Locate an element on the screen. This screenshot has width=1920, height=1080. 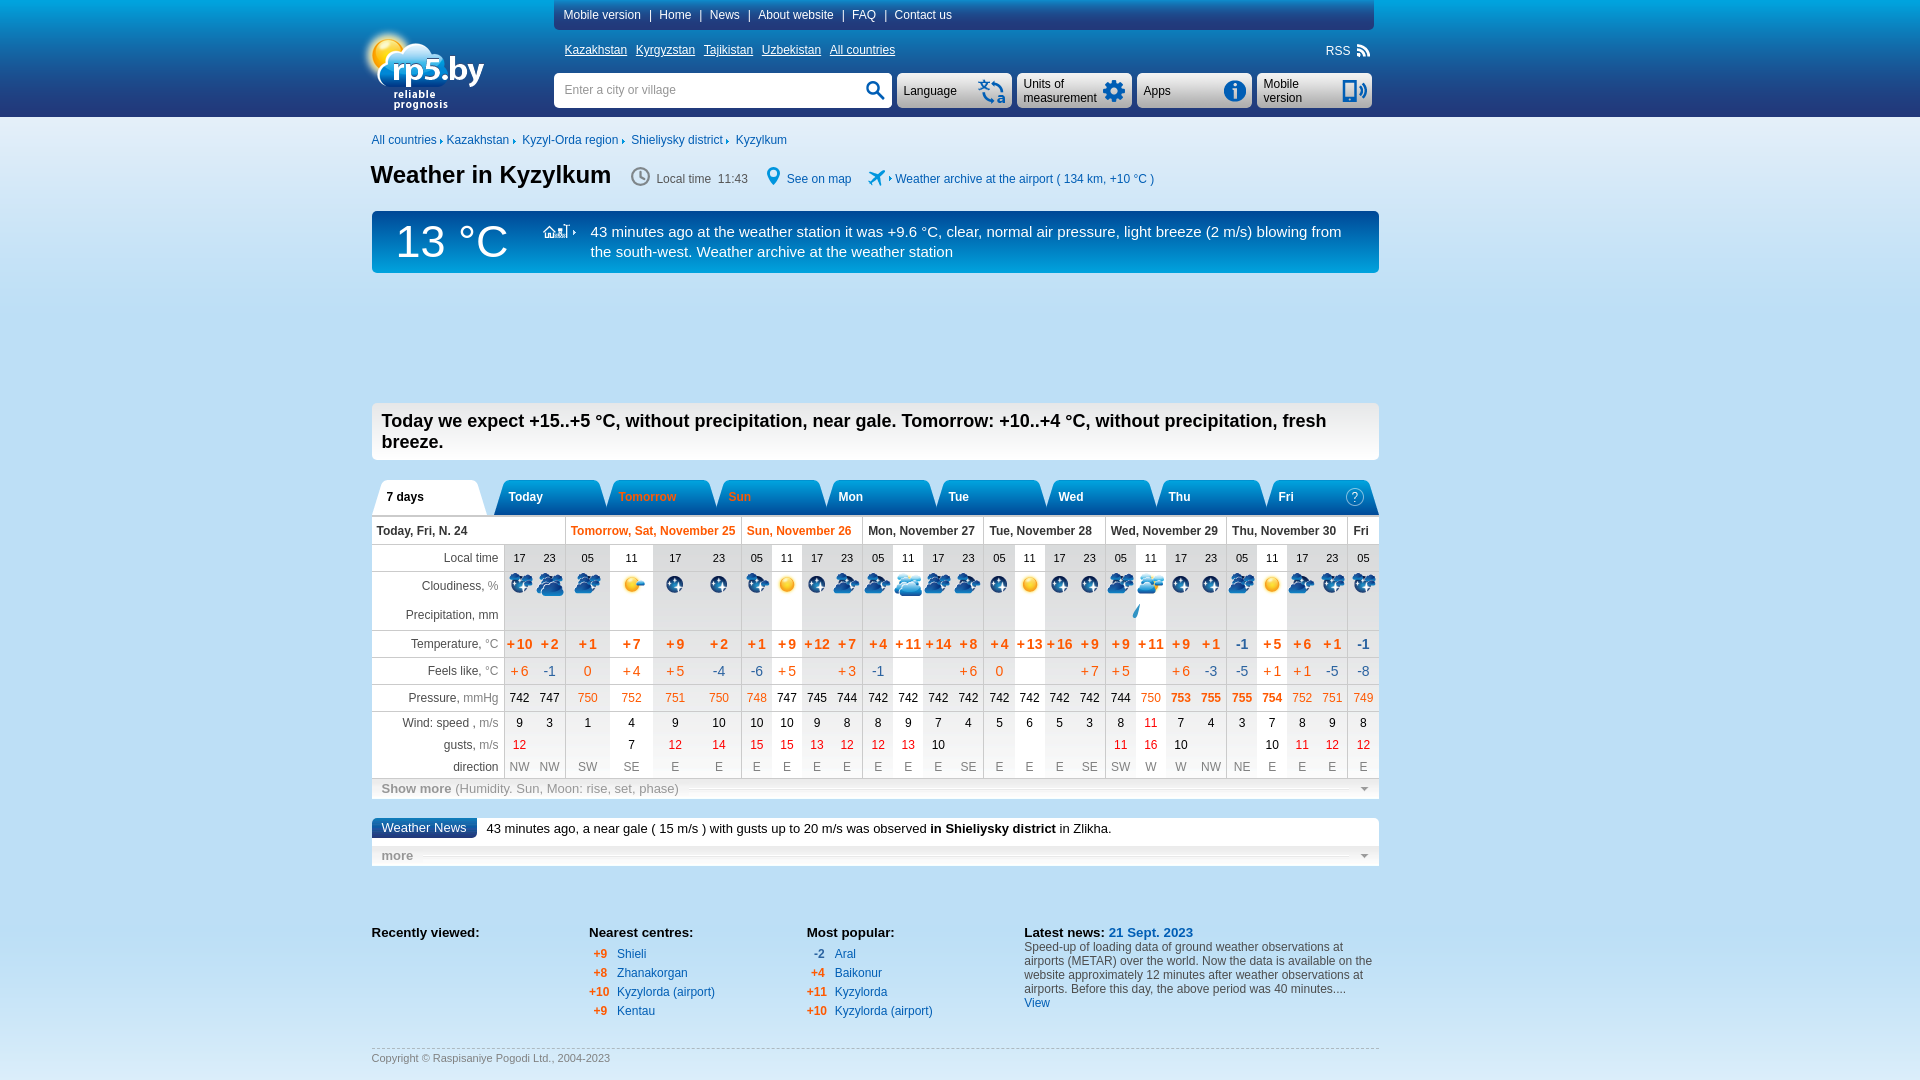
'Thu' is located at coordinates (1209, 496).